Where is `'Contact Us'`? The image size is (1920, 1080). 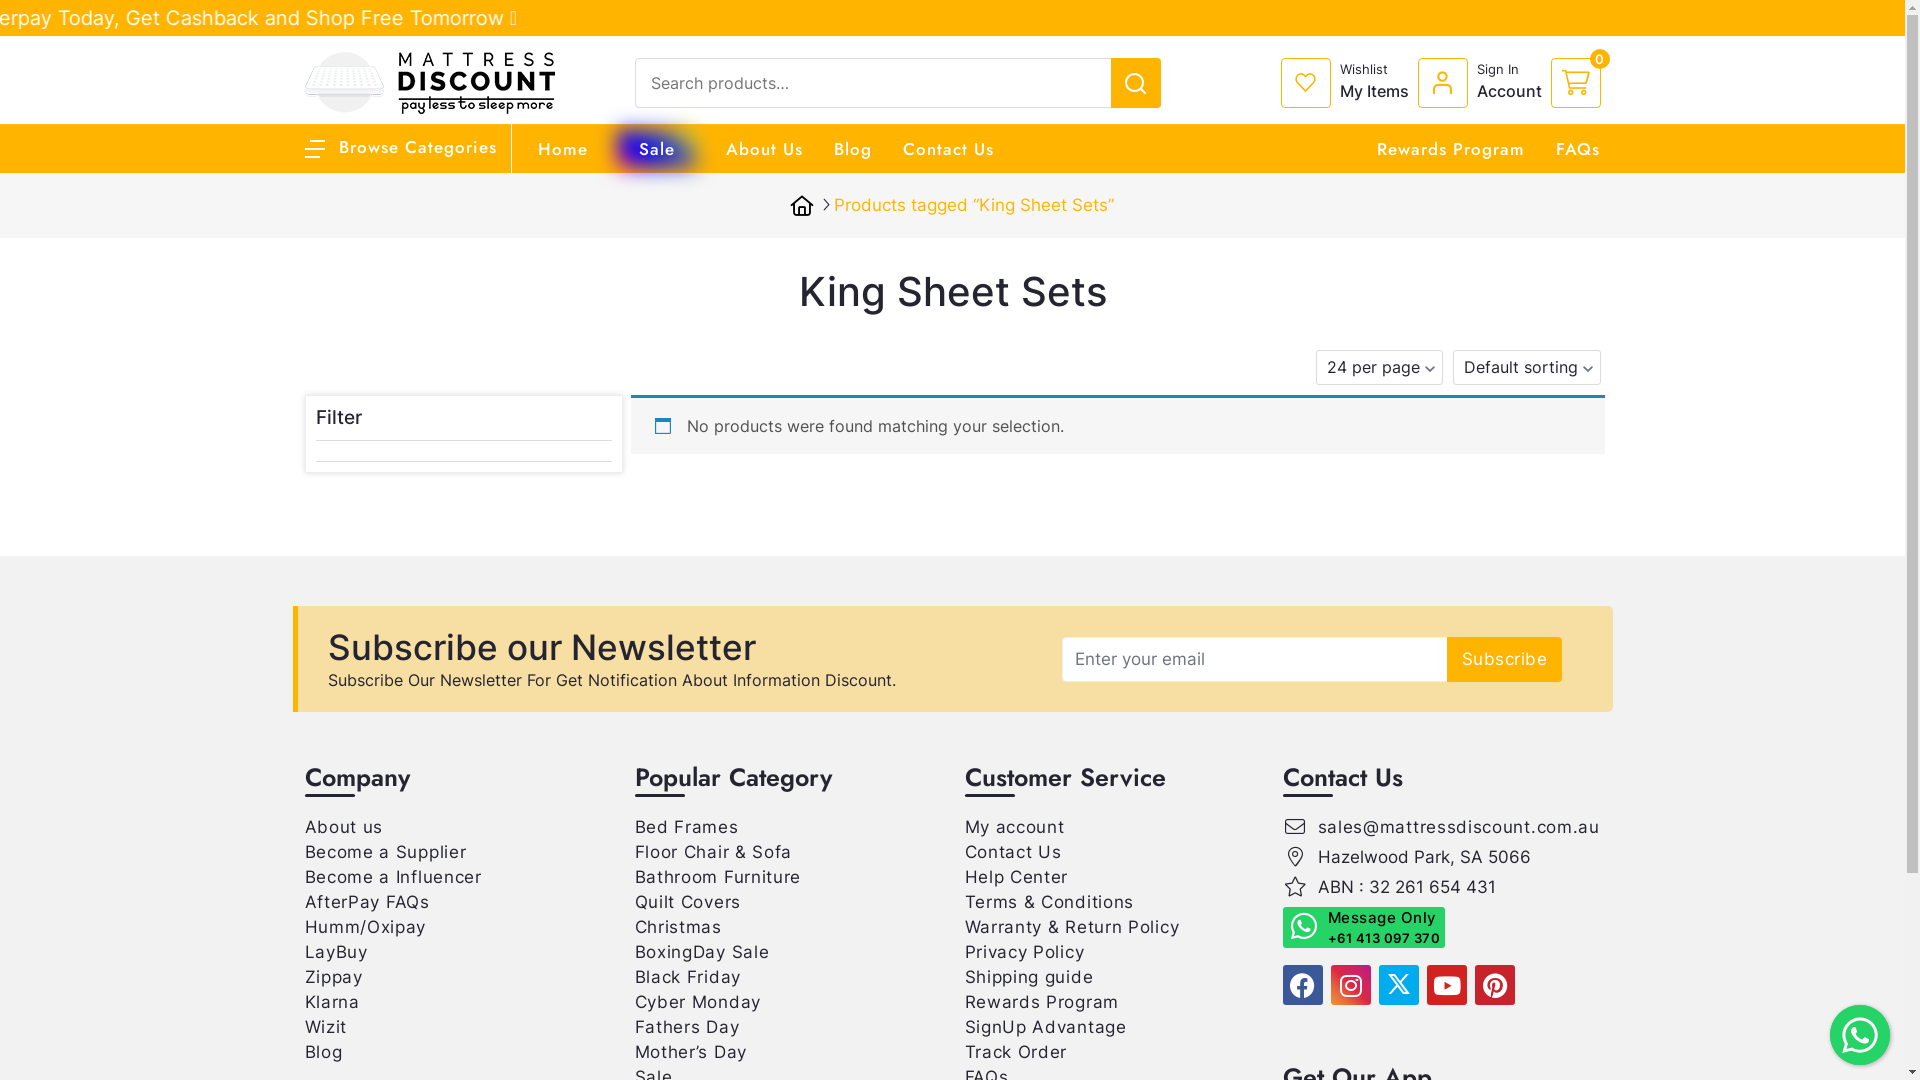 'Contact Us' is located at coordinates (964, 852).